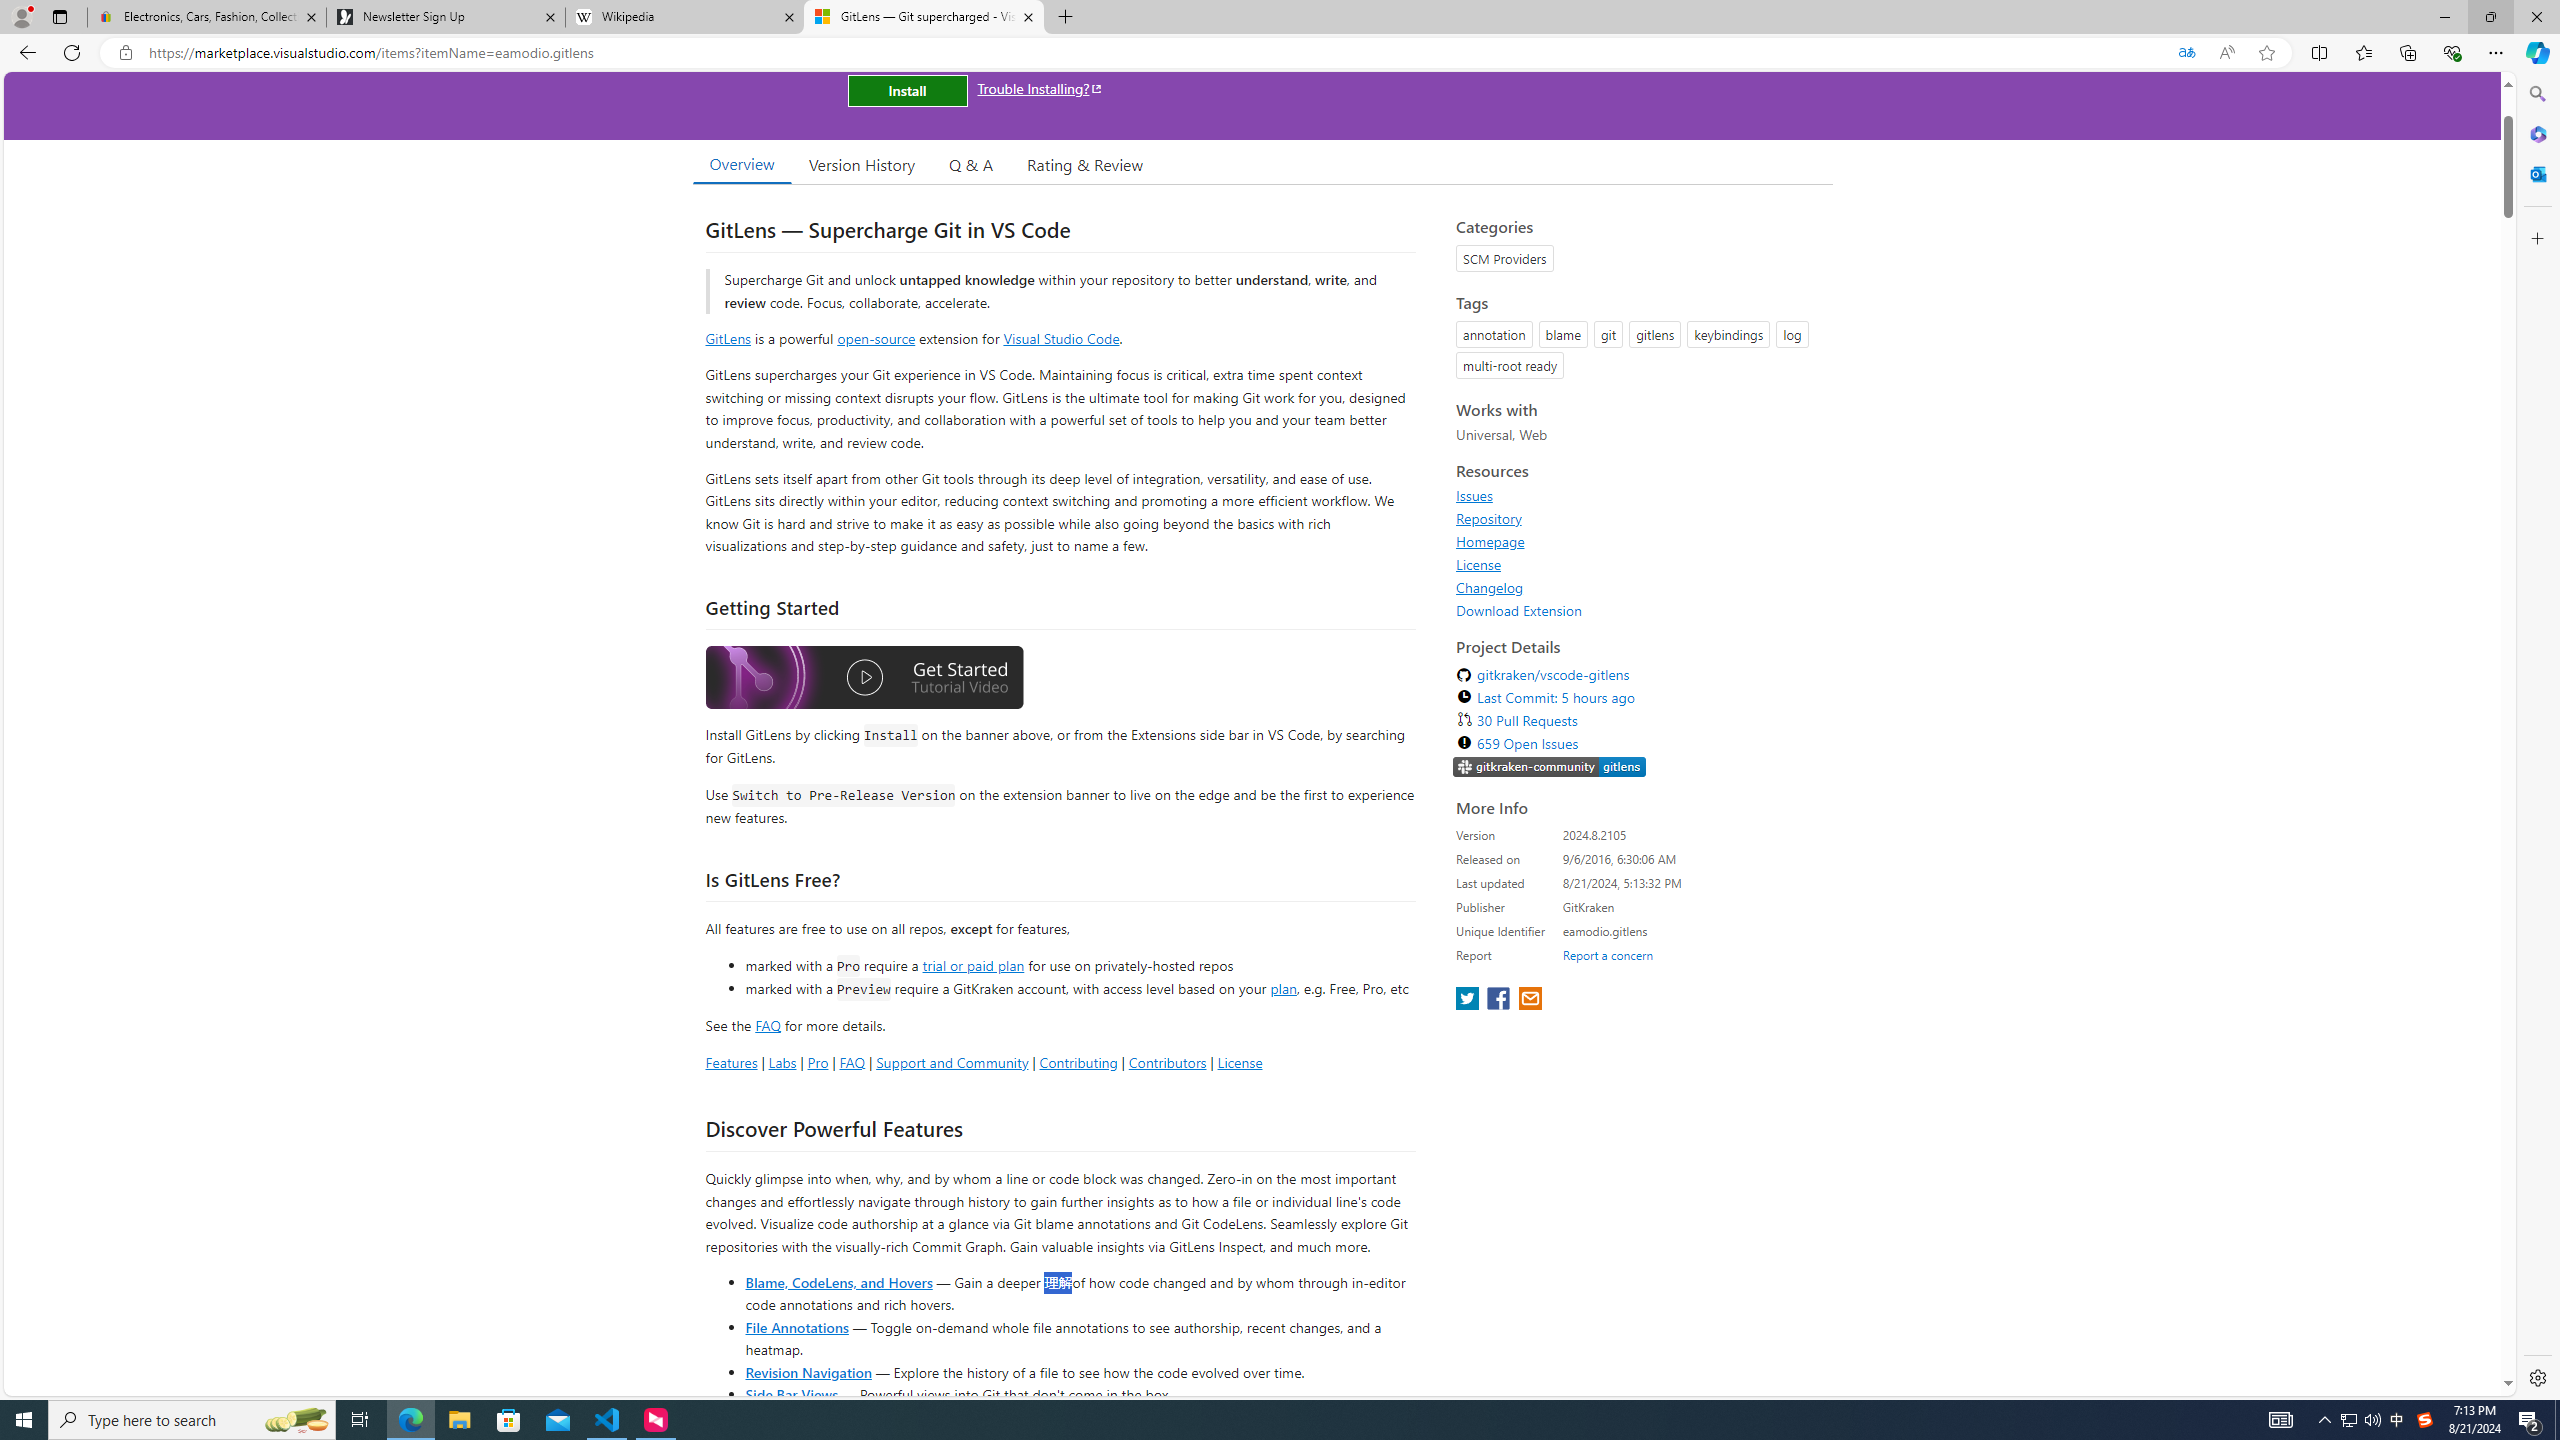 This screenshot has height=1440, width=2560. Describe the element at coordinates (1638, 517) in the screenshot. I see `'Repository'` at that location.